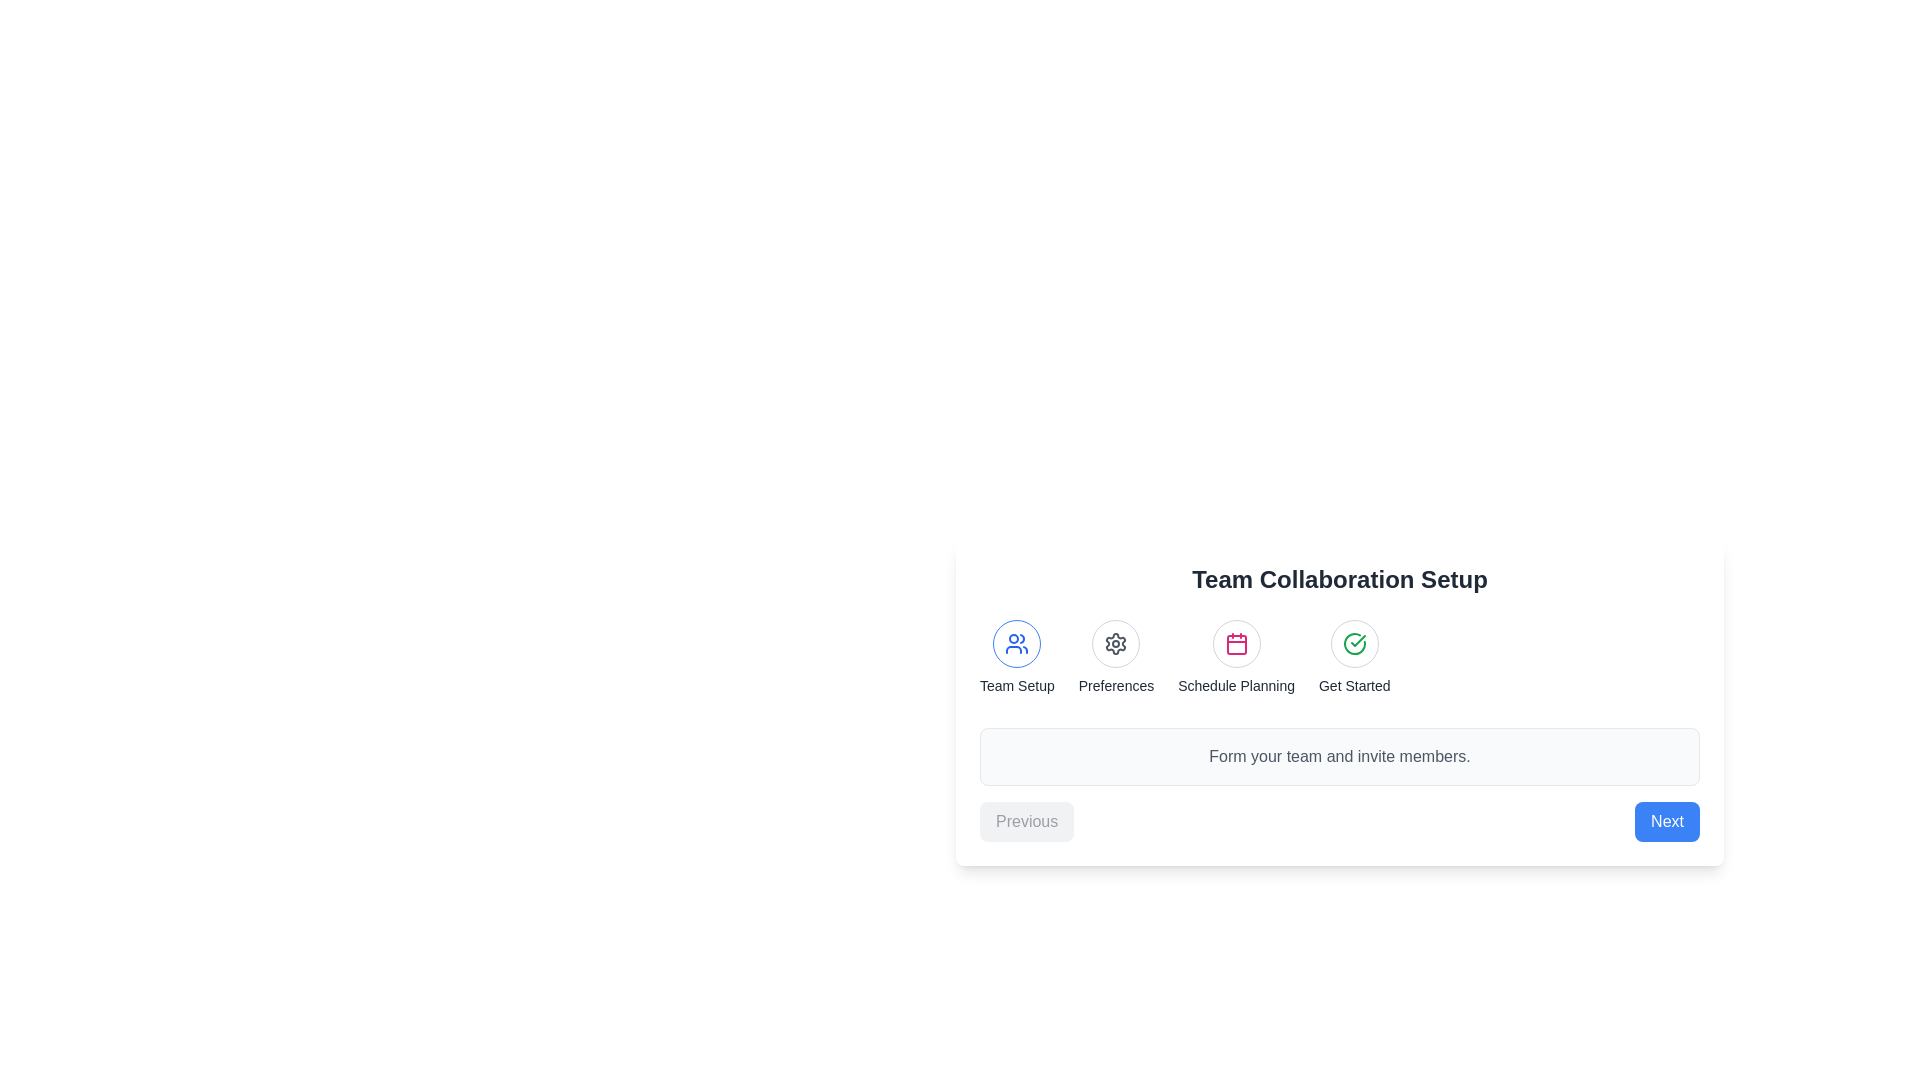  I want to click on text of the 'Get Started' indicator, which is a green circular checkmark icon with a medium-weighted gray font label located in the fourth position of the step indicators in the 'Team Collaboration Setup' section, so click(1354, 658).